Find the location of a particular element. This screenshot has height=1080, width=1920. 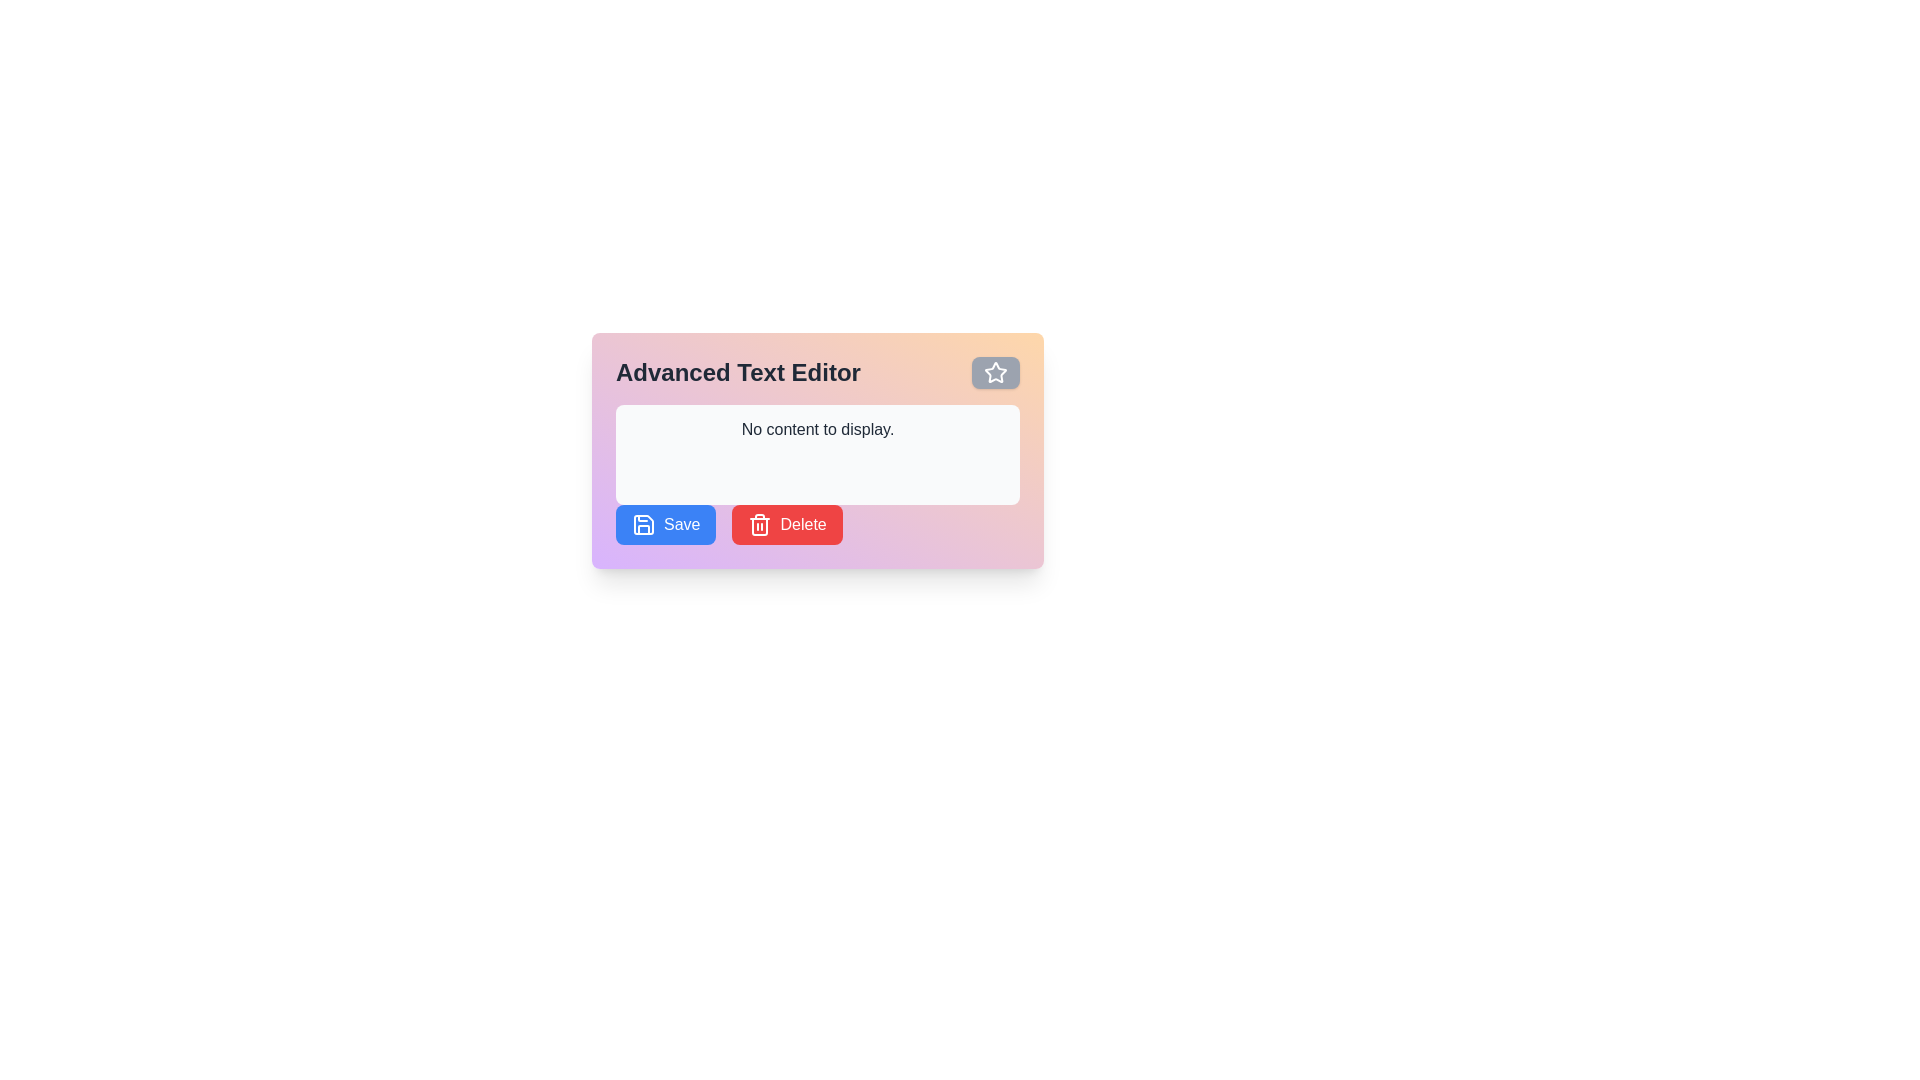

the text label displaying 'Advanced Text Editor' which is in bold, large dark gray font at the top of the panel above the textbox and buttons is located at coordinates (817, 373).